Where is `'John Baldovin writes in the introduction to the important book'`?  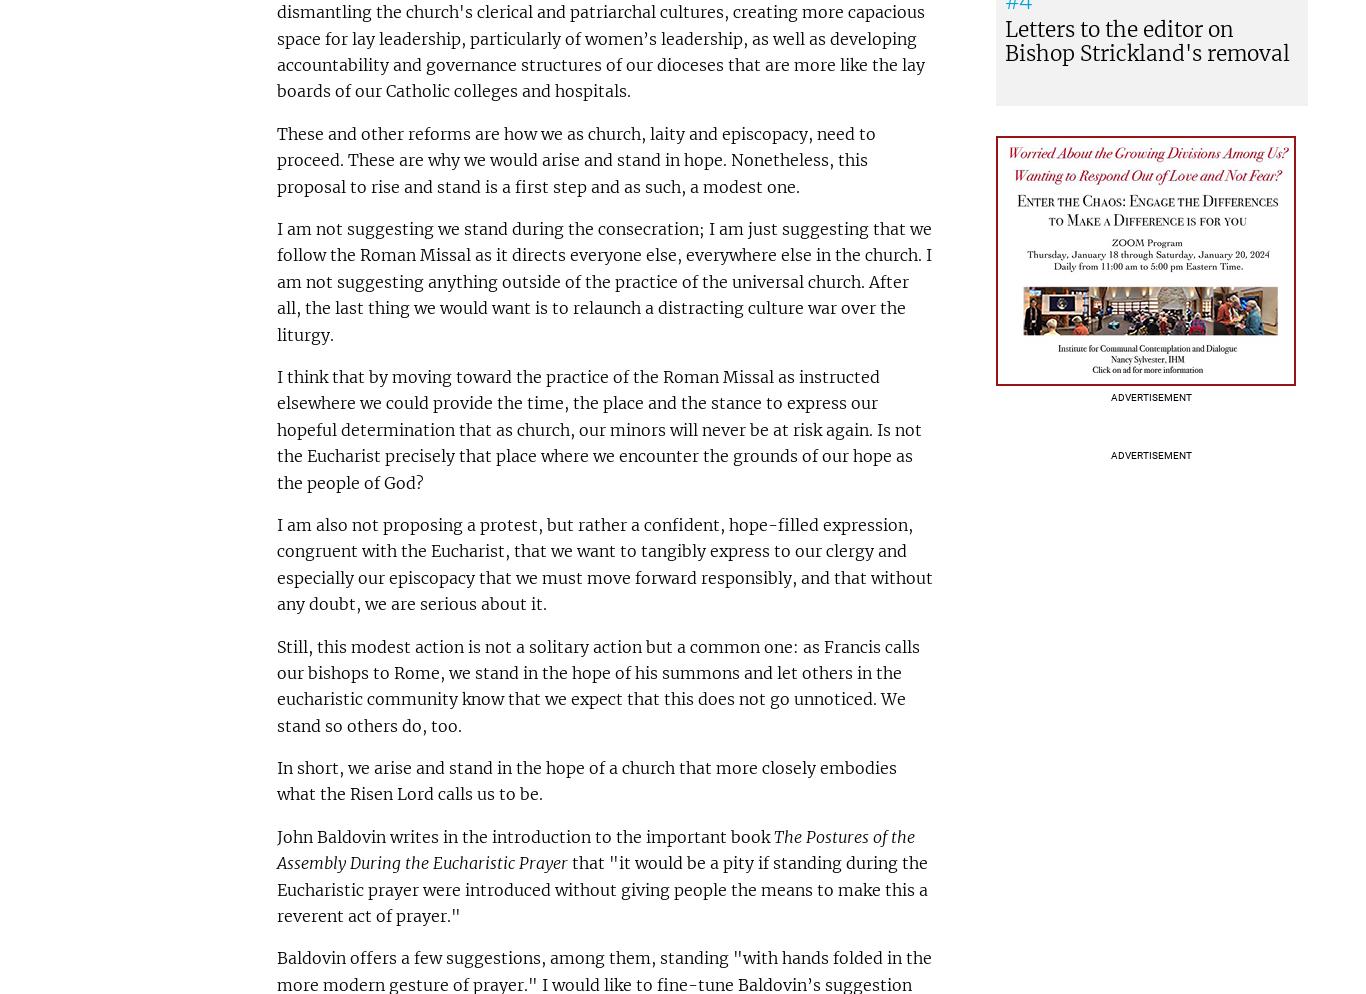
'John Baldovin writes in the introduction to the important book' is located at coordinates (275, 834).